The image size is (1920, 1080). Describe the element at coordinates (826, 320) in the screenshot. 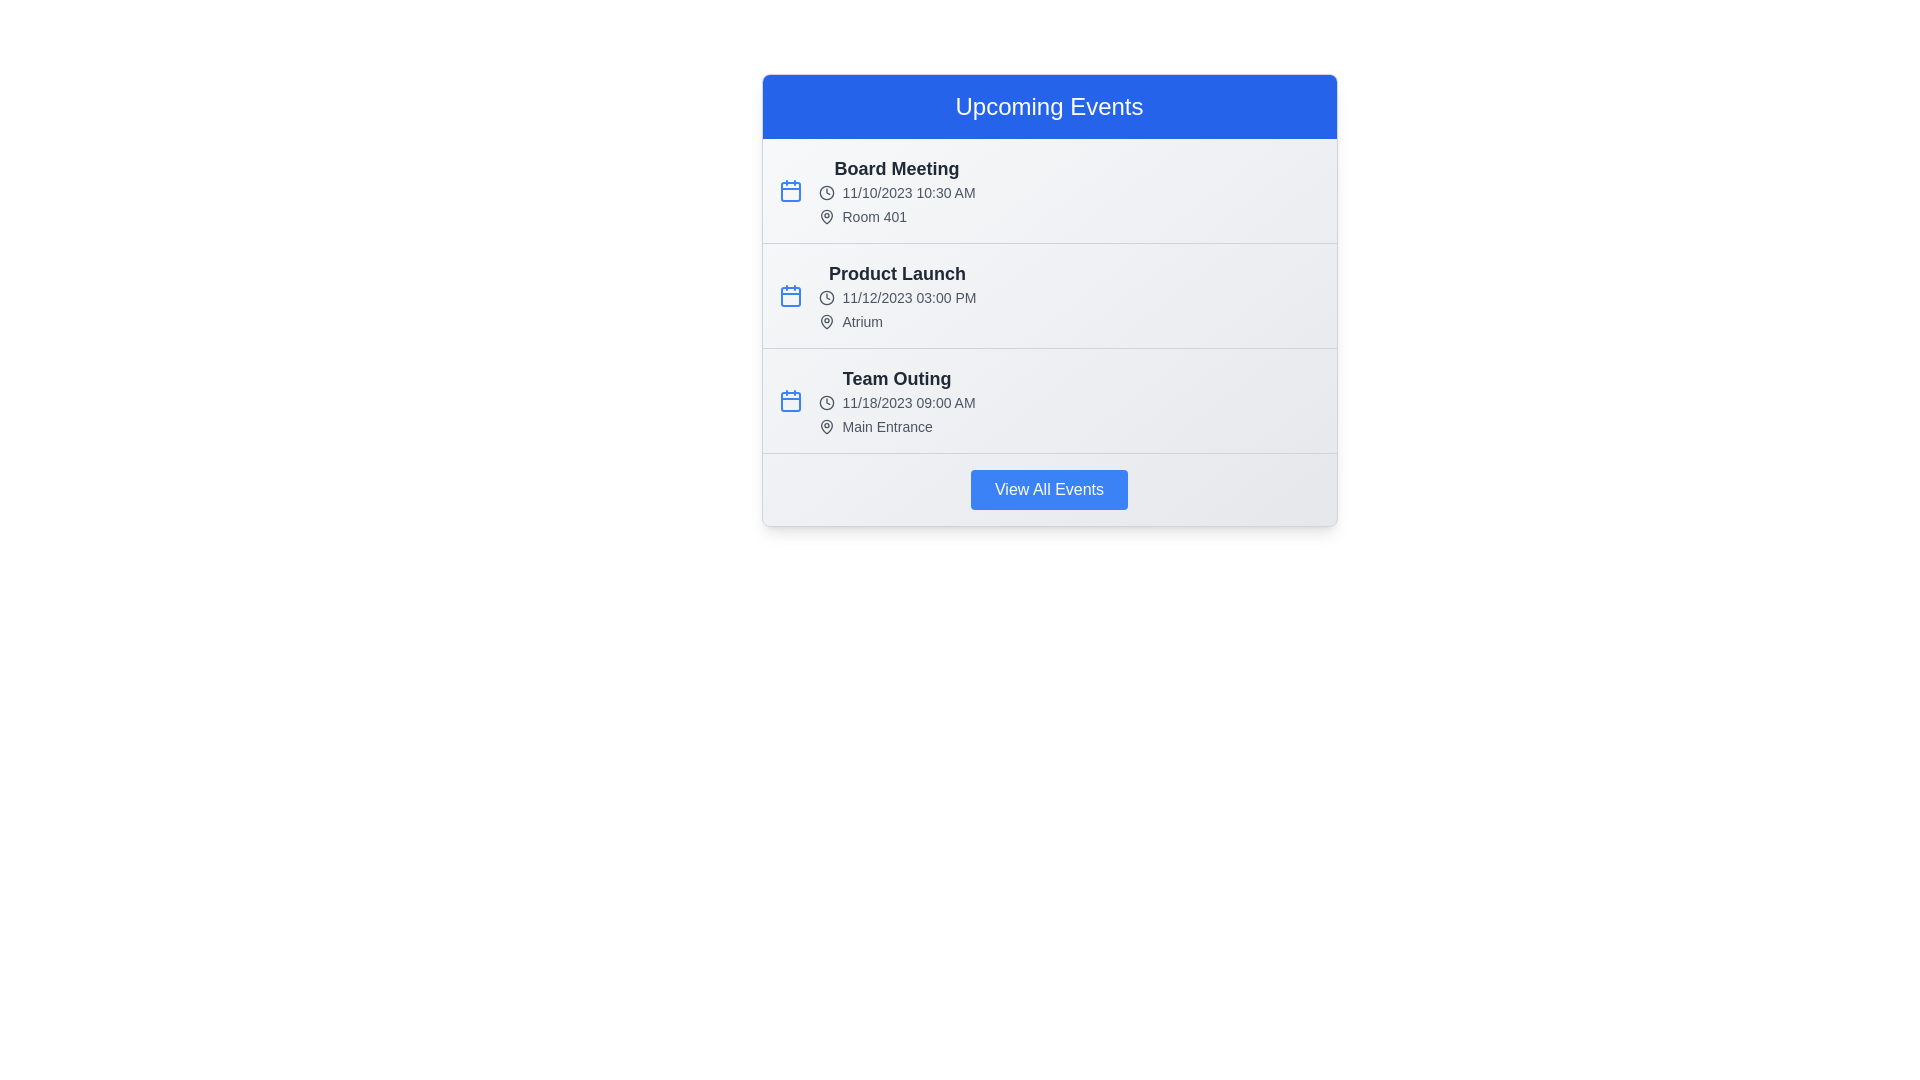

I see `the visual indicator icon located in the 'Product Launch' section, adjacent to the text 'Atrium' under the event date and time` at that location.